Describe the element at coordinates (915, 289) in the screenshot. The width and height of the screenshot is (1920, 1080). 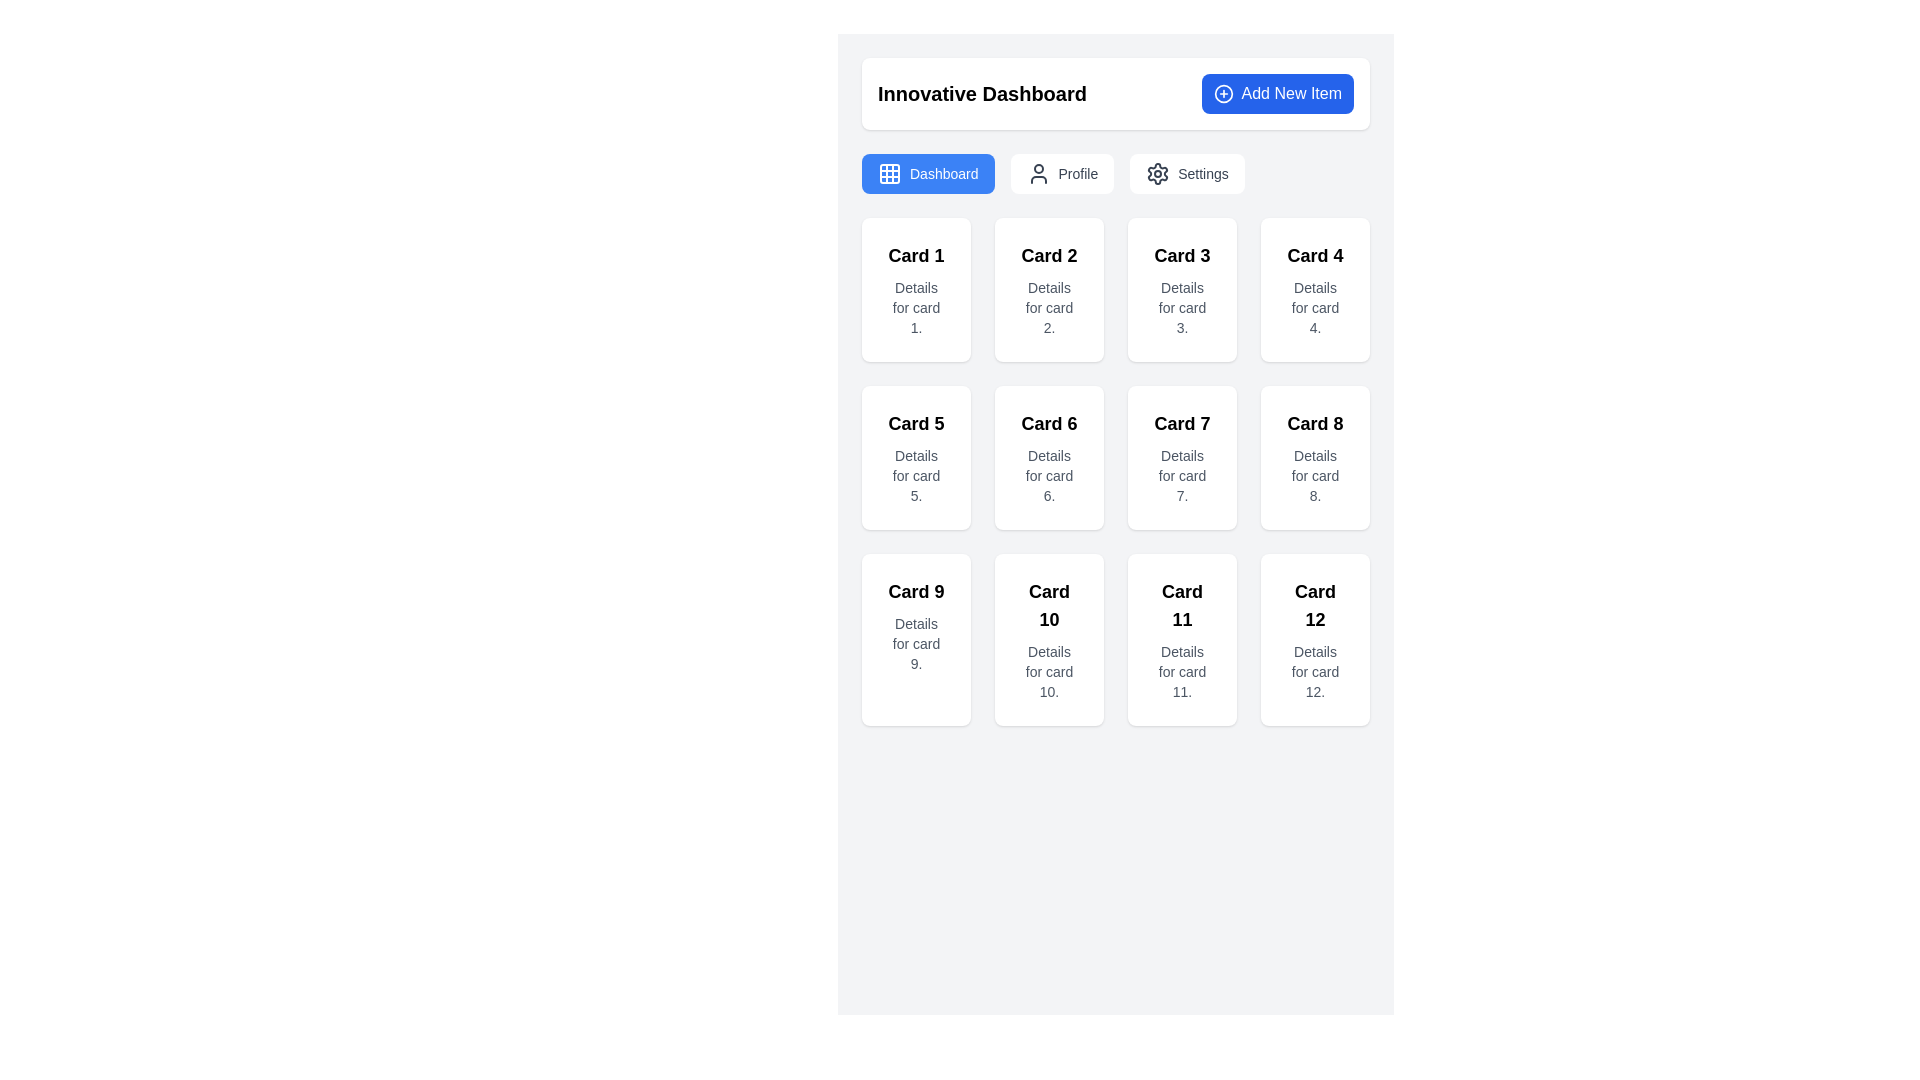
I see `the card located in the first row, first column of the grid, displaying a title and additional details` at that location.